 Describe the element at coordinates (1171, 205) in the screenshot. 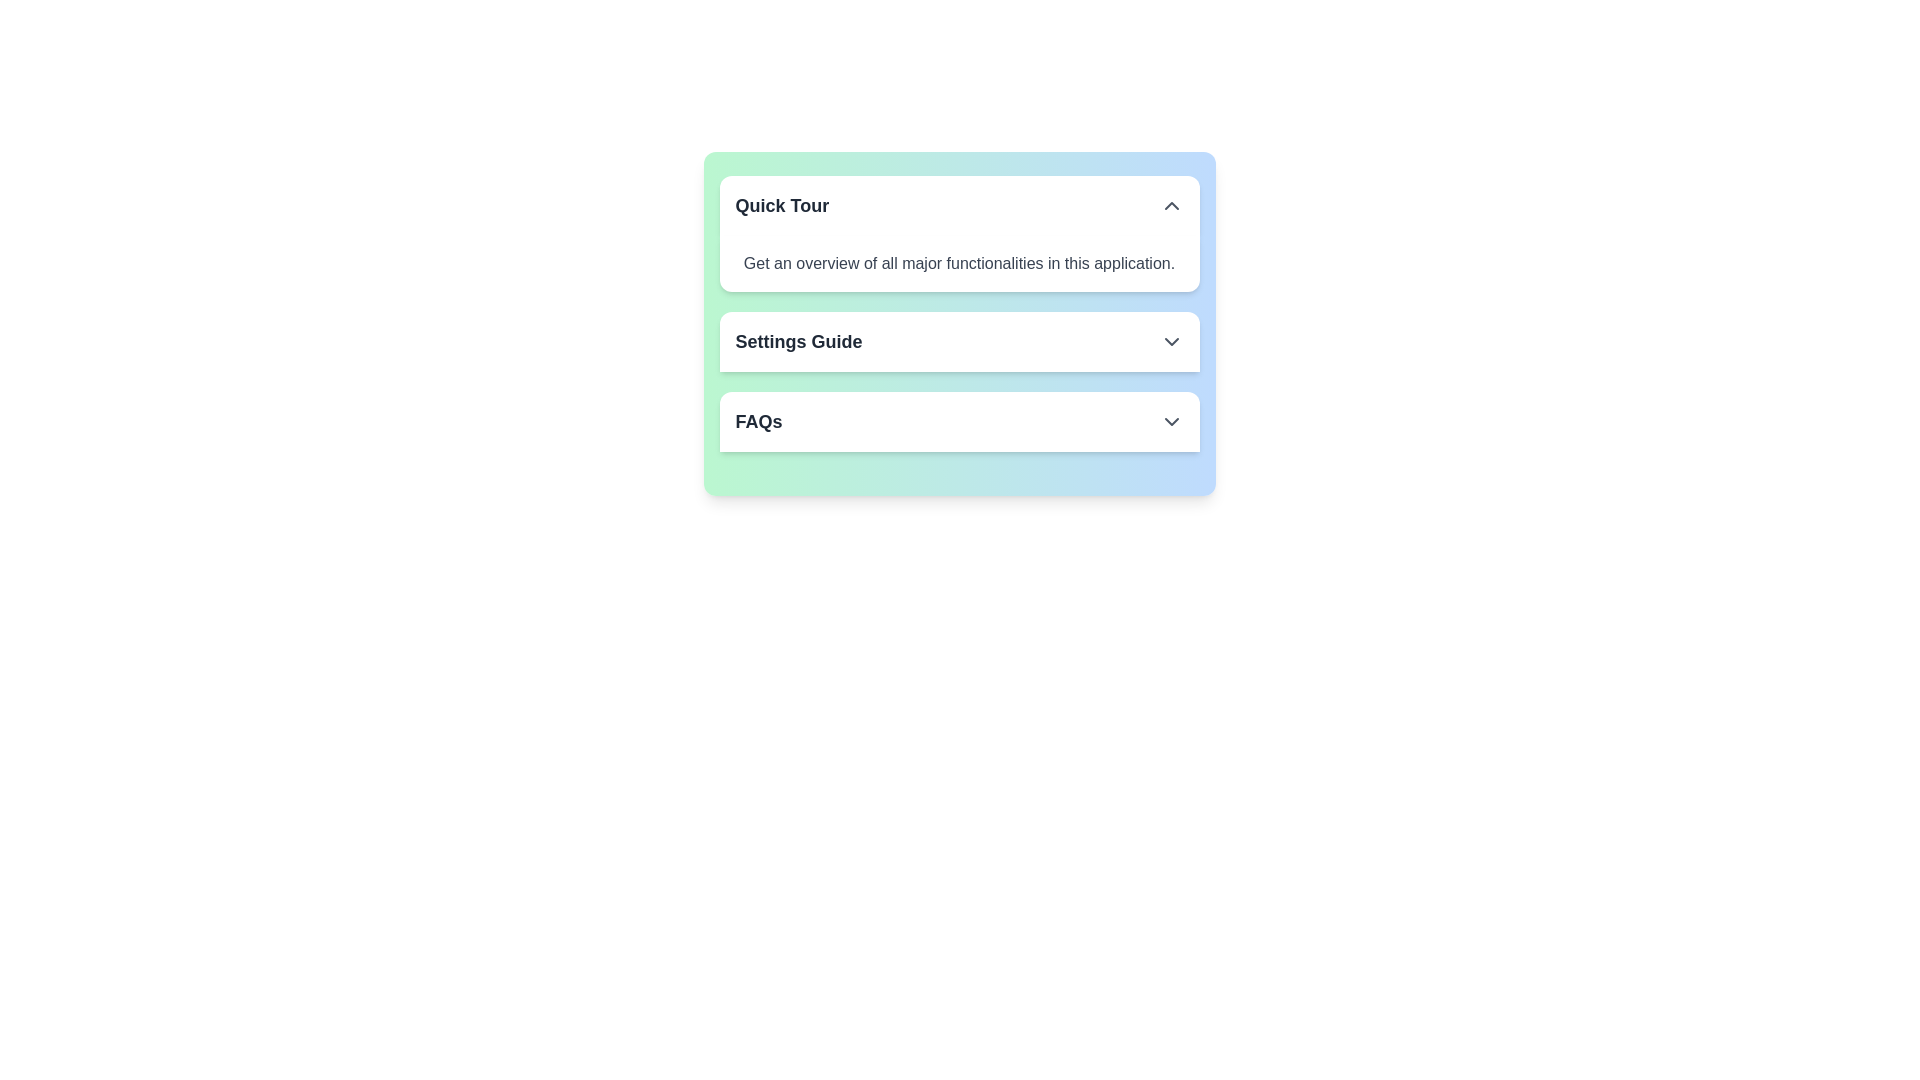

I see `the chevron icon located to the right of the 'Quick Tour' text in the top panel` at that location.